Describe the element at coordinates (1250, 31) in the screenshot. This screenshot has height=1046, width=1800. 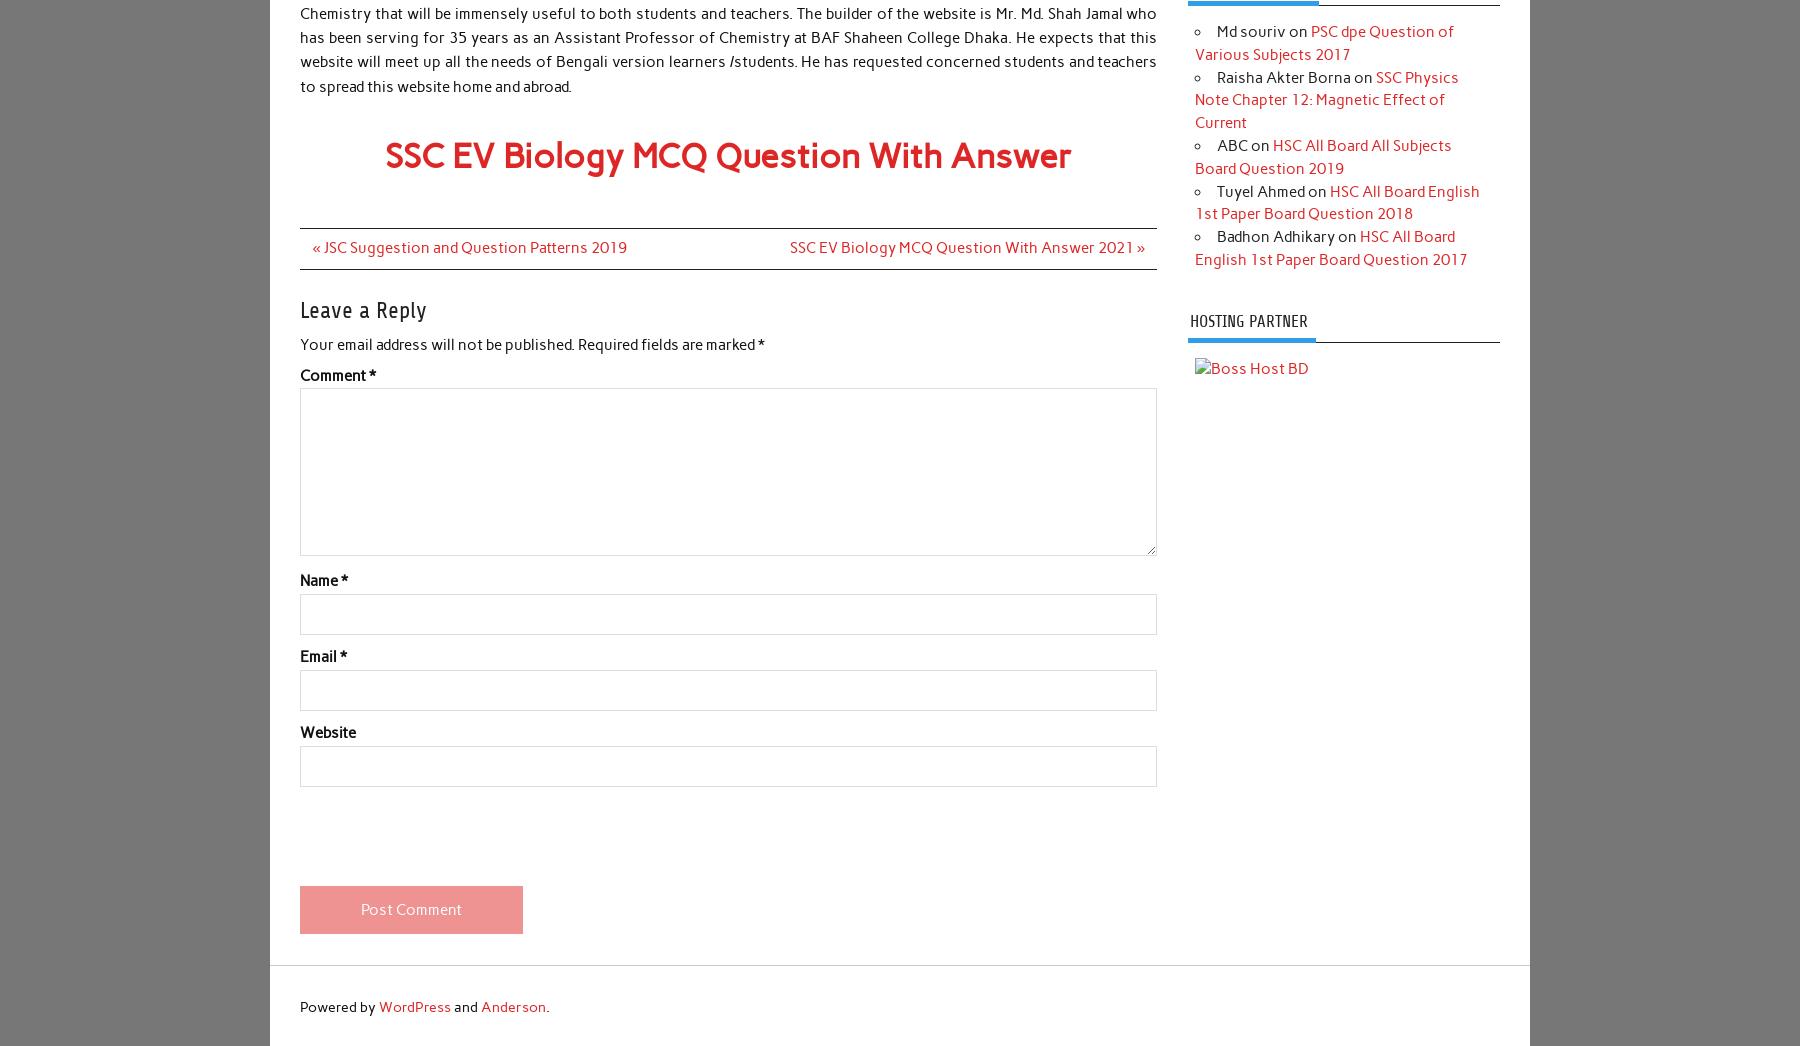
I see `'Md souriv'` at that location.